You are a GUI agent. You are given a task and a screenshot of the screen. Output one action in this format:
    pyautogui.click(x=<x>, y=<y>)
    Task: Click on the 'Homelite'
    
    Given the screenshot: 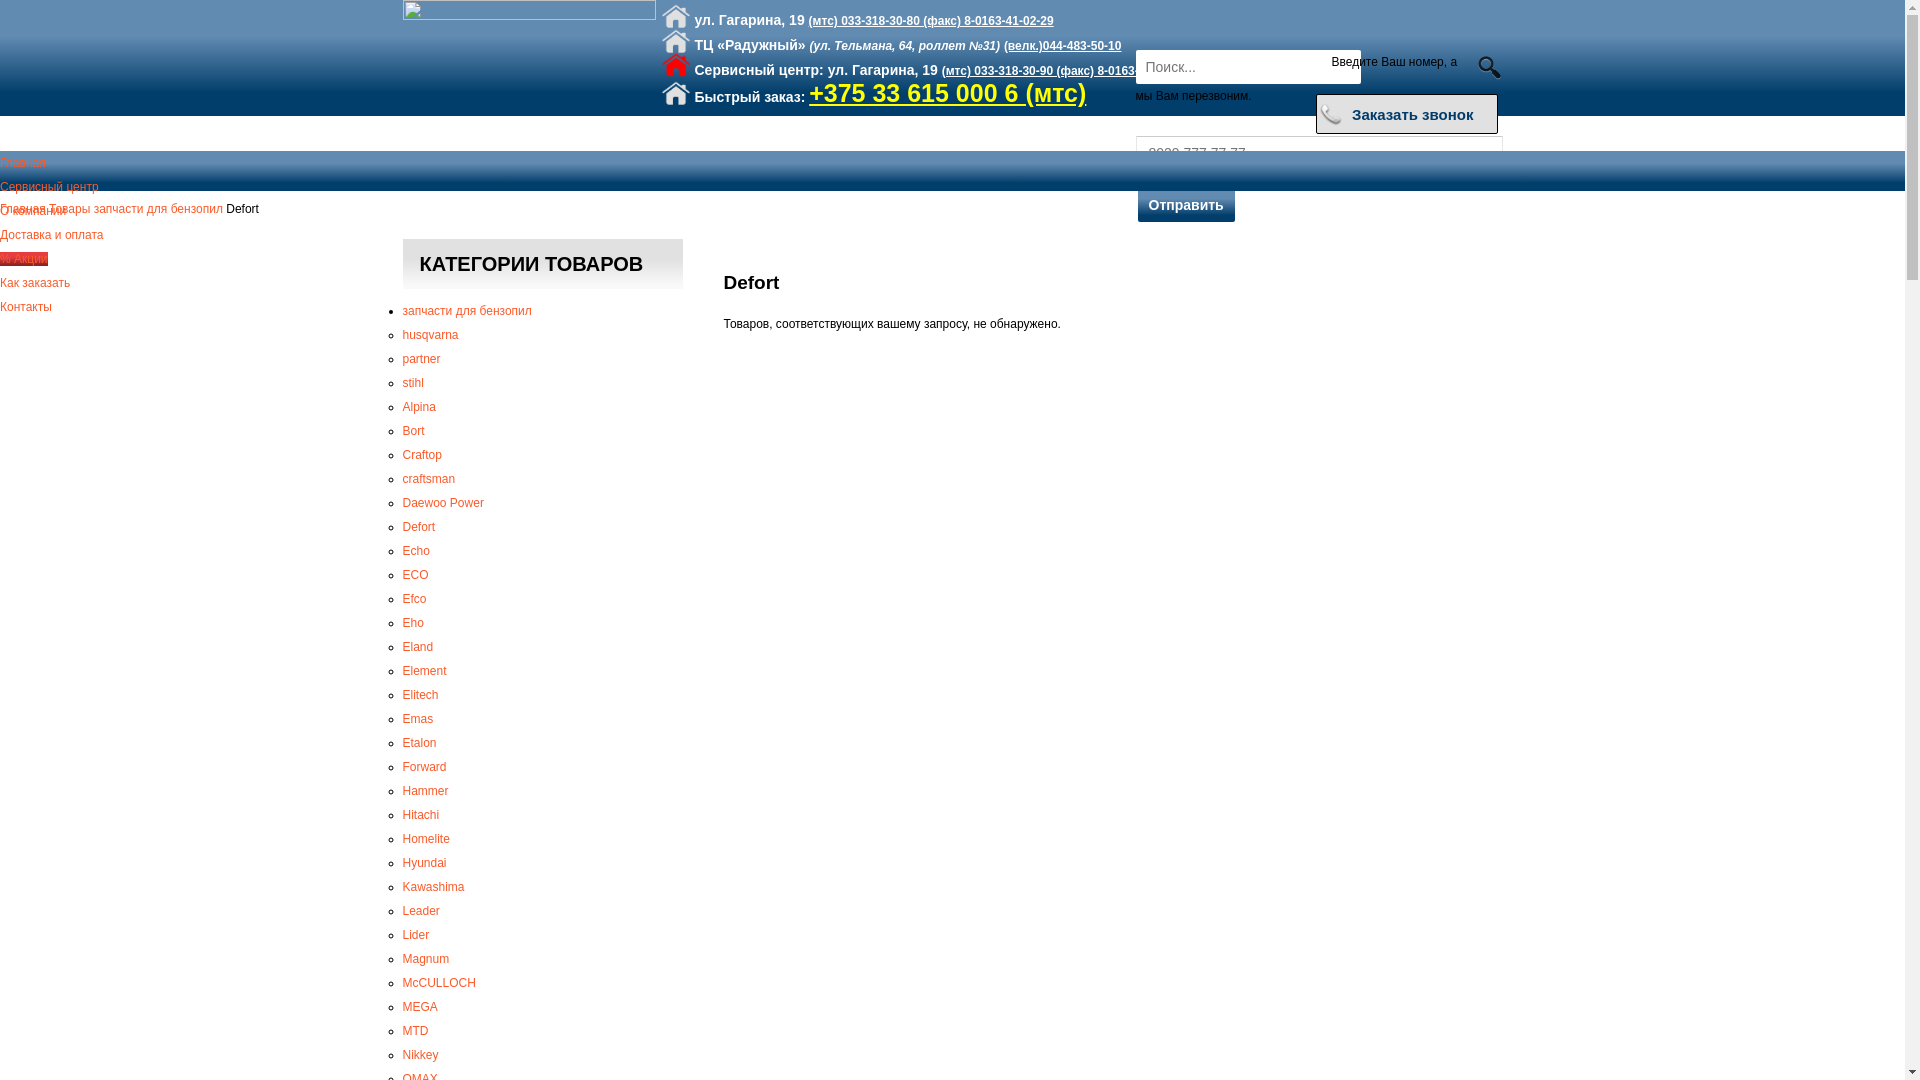 What is the action you would take?
    pyautogui.click(x=401, y=839)
    